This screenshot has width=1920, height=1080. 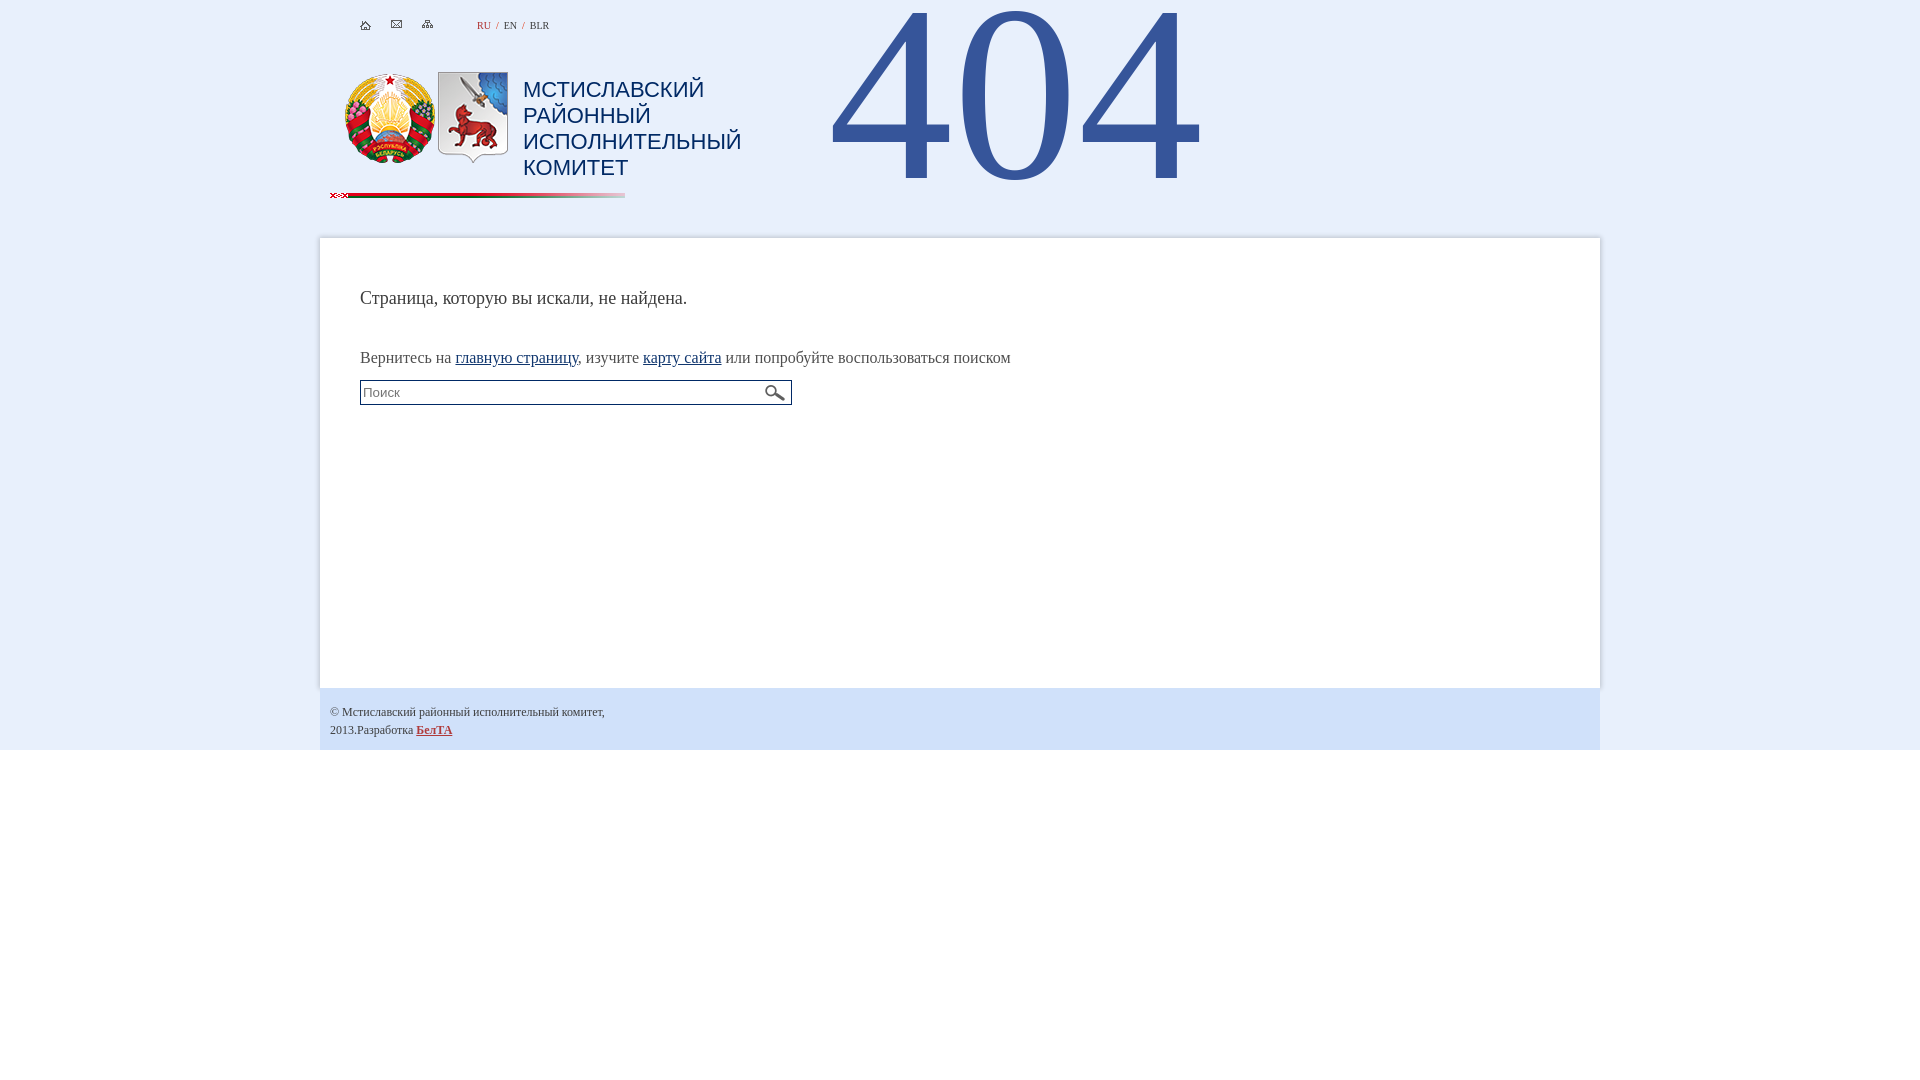 What do you see at coordinates (529, 25) in the screenshot?
I see `'BLR'` at bounding box center [529, 25].